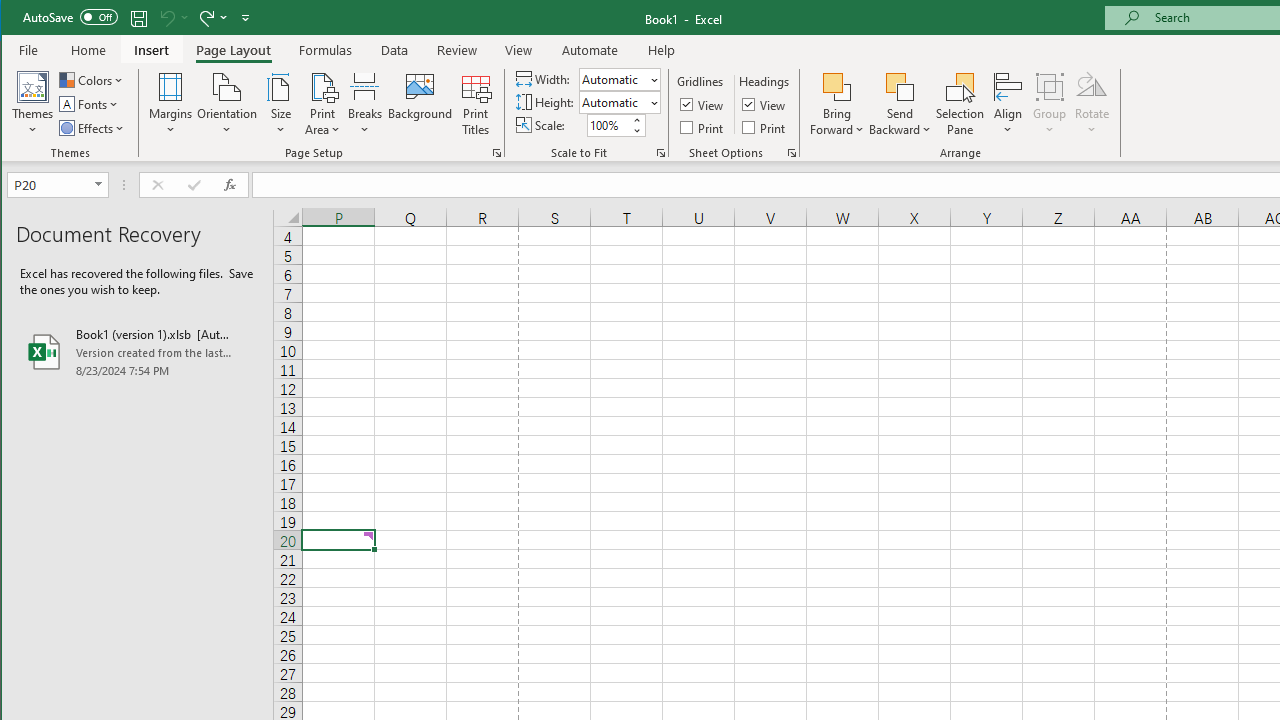 This screenshot has height=720, width=1280. What do you see at coordinates (837, 85) in the screenshot?
I see `'Bring Forward'` at bounding box center [837, 85].